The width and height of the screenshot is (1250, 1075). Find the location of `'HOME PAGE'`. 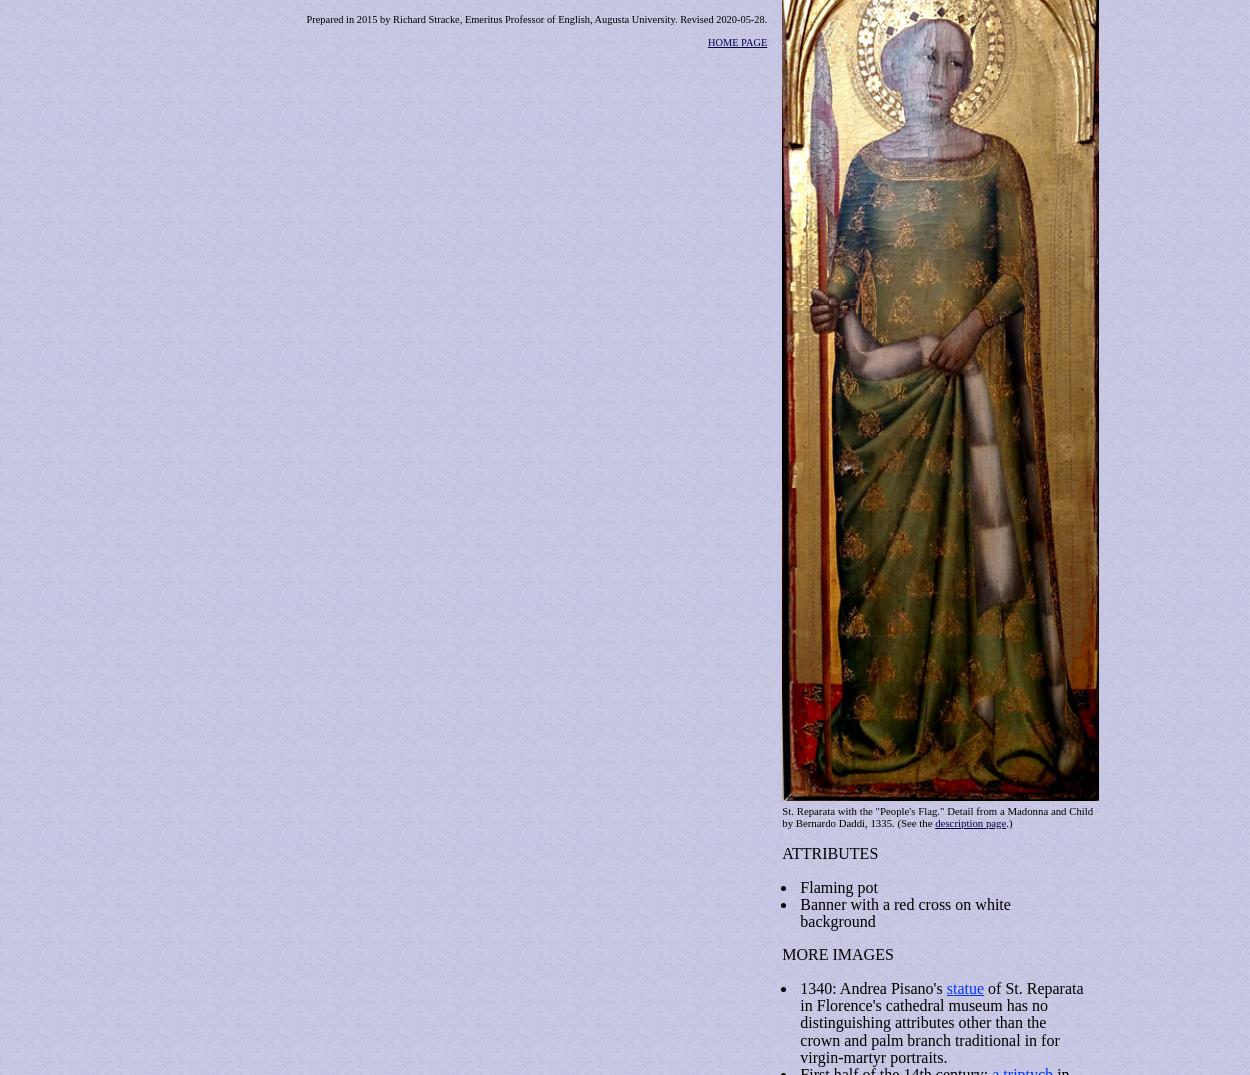

'HOME PAGE' is located at coordinates (736, 40).